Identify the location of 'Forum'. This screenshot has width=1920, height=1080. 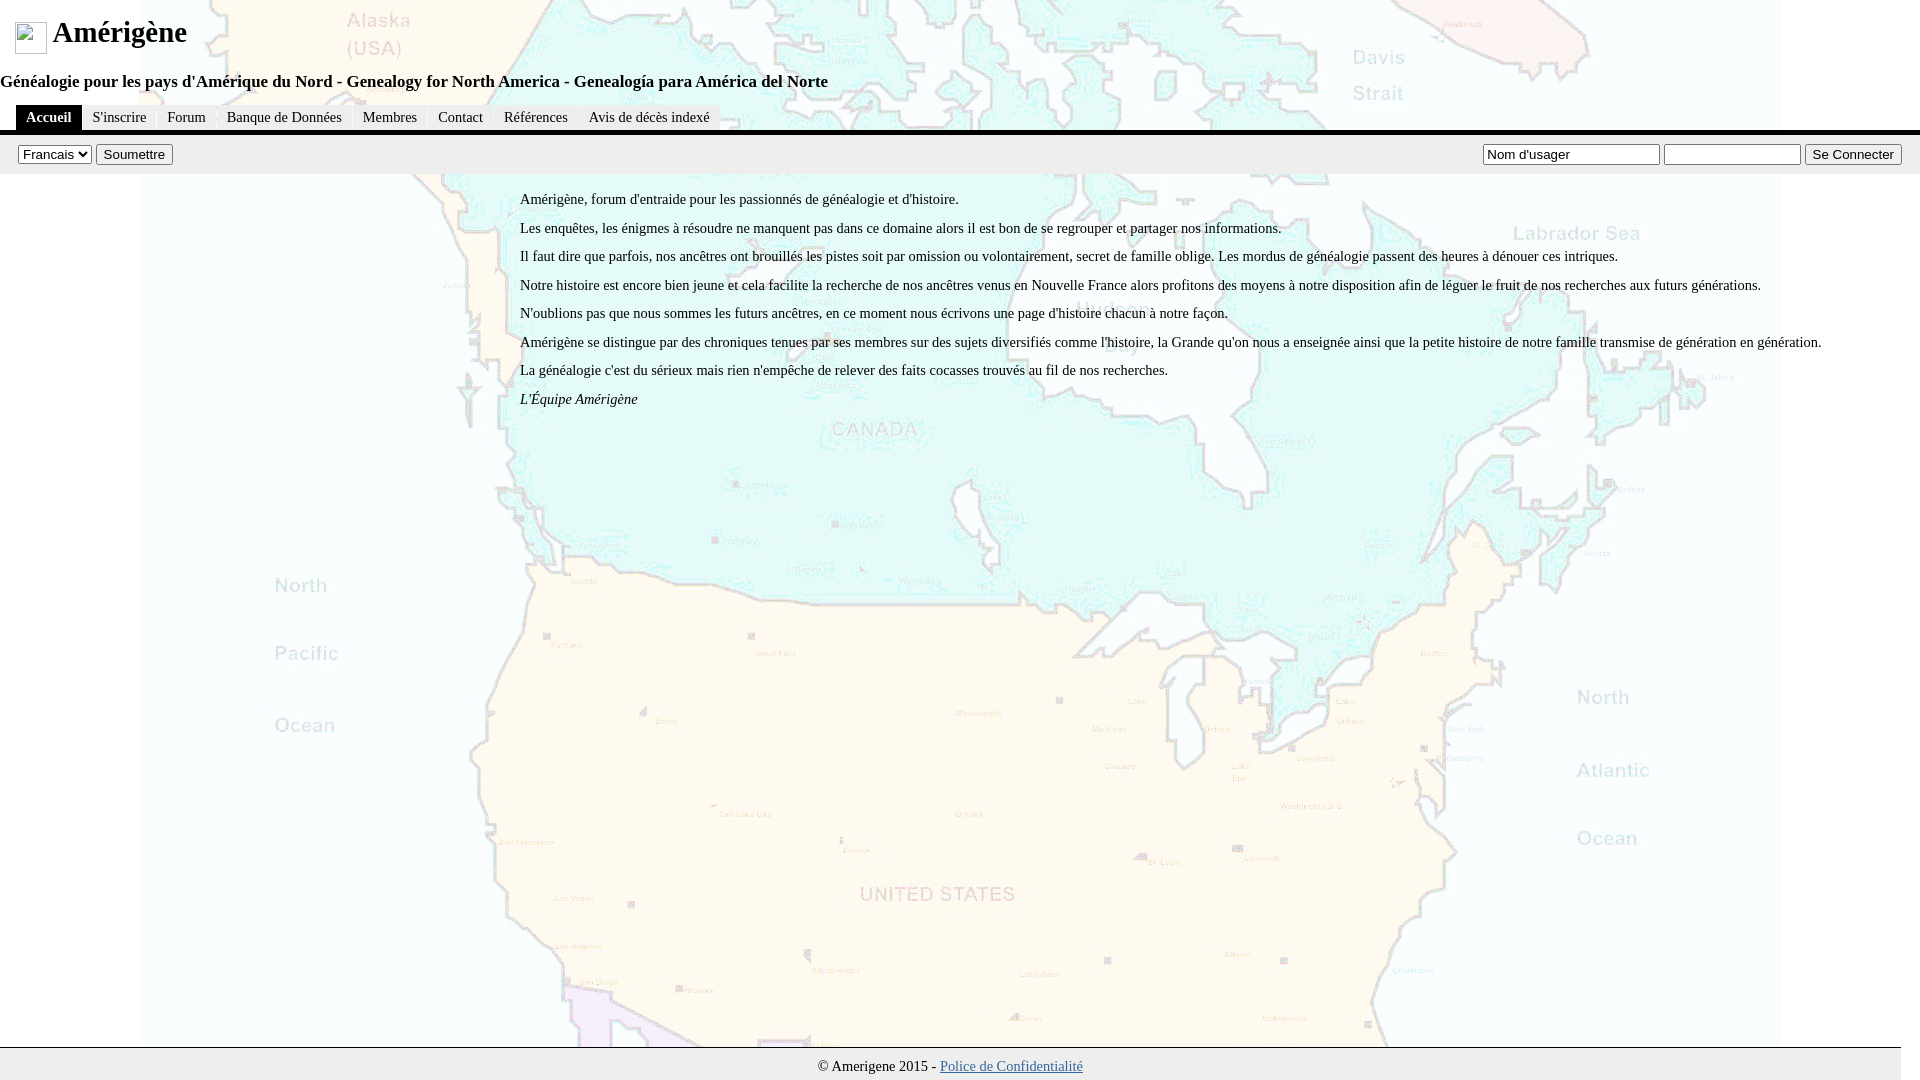
(186, 117).